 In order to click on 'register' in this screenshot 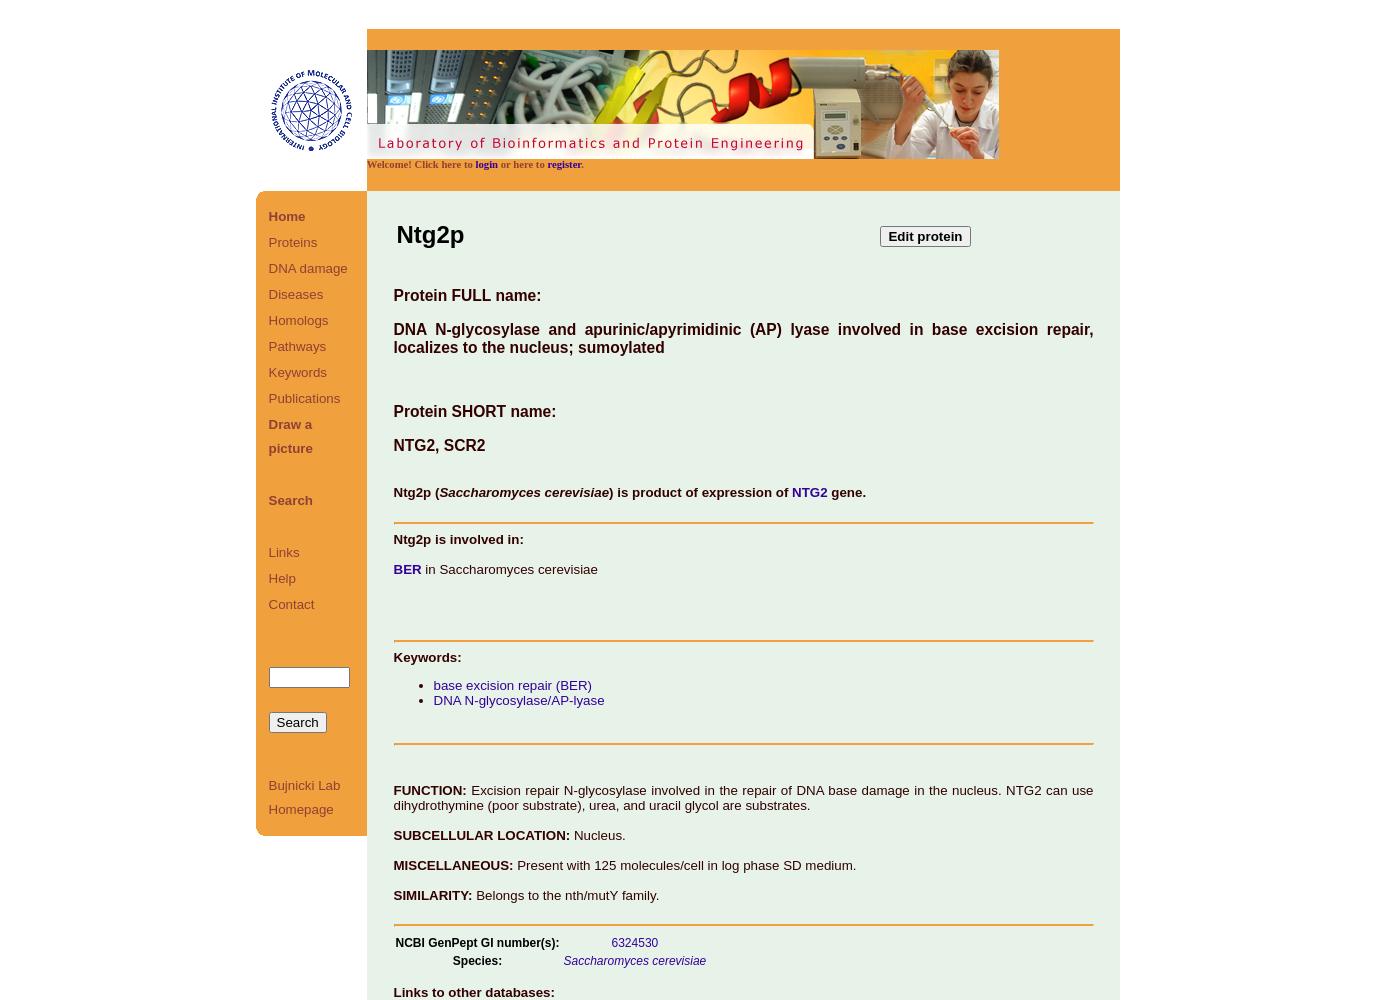, I will do `click(564, 164)`.